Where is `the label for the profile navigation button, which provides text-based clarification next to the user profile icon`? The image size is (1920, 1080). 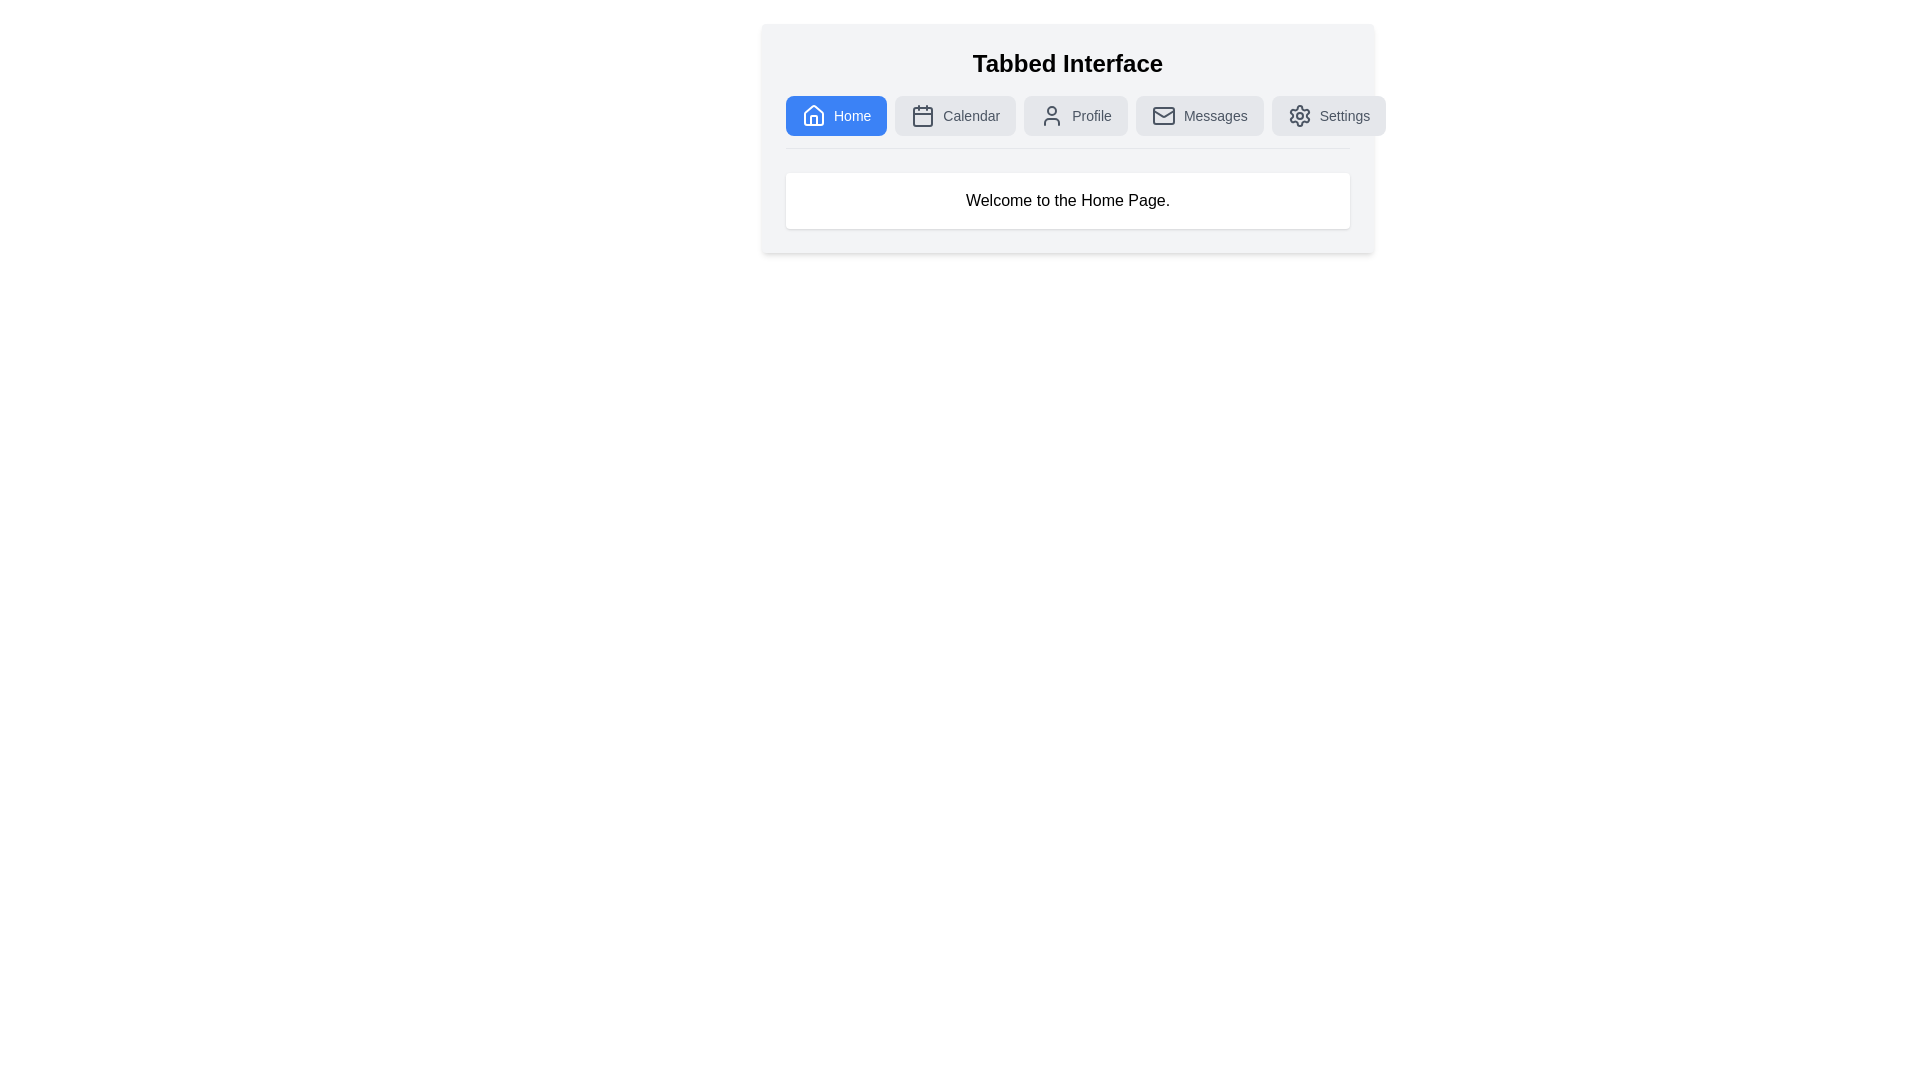
the label for the profile navigation button, which provides text-based clarification next to the user profile icon is located at coordinates (1091, 115).